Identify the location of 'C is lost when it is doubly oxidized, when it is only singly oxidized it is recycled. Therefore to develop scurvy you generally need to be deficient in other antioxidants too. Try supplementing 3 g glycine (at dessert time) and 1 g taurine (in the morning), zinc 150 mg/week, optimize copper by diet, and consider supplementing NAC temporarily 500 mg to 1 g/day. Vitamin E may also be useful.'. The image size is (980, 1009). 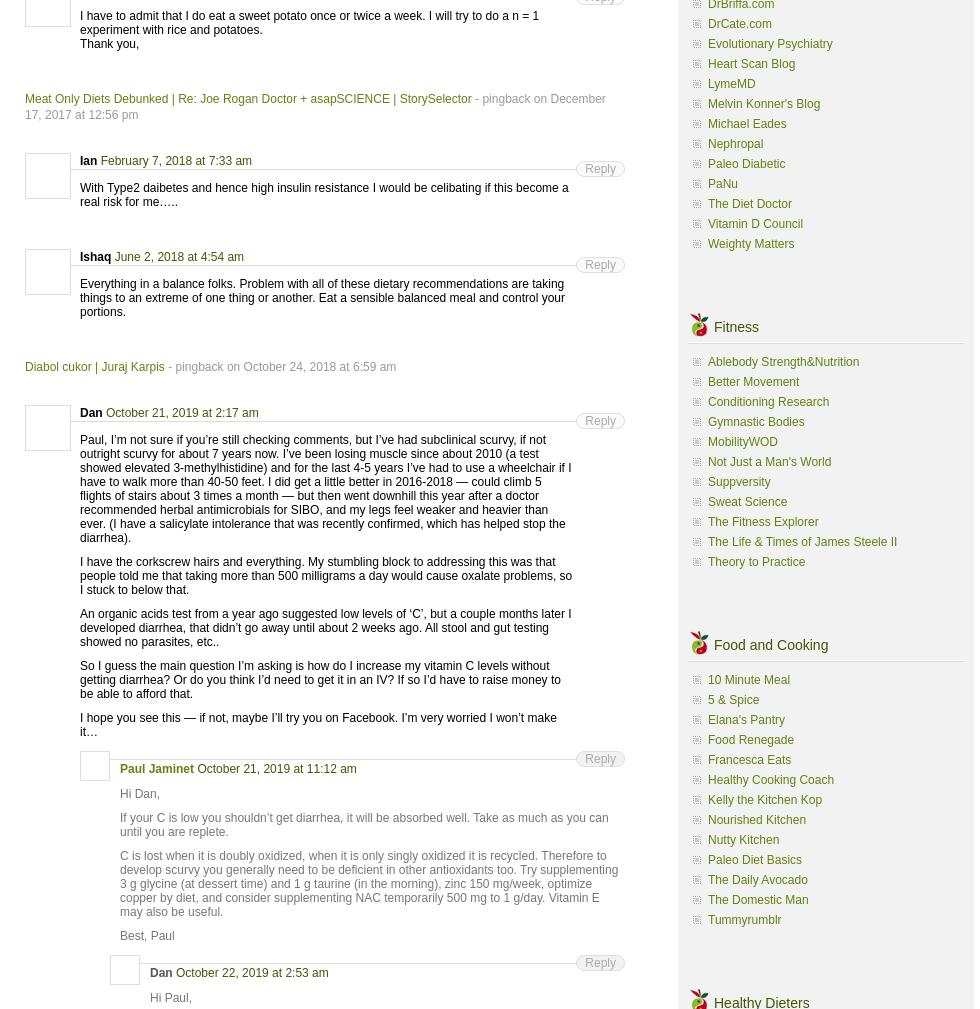
(119, 883).